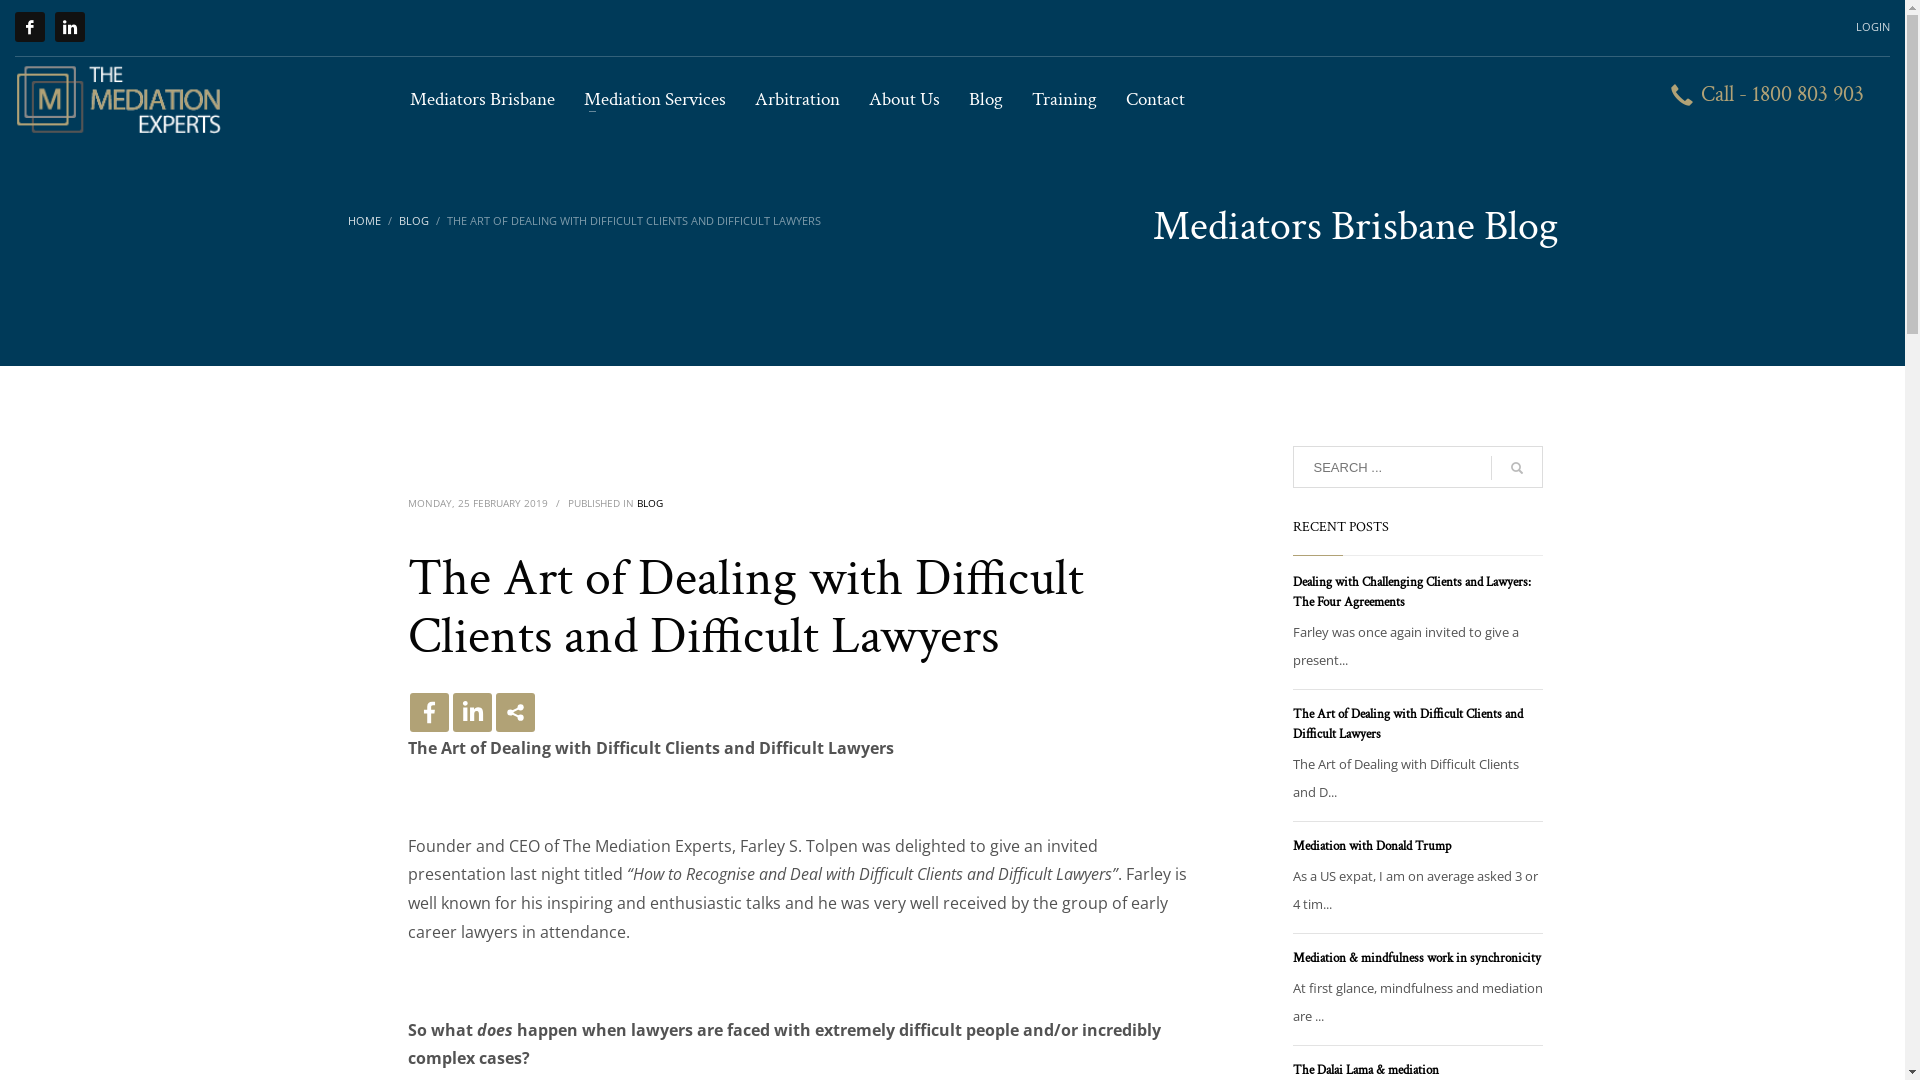 The image size is (1920, 1080). I want to click on 'Facebook', so click(428, 711).